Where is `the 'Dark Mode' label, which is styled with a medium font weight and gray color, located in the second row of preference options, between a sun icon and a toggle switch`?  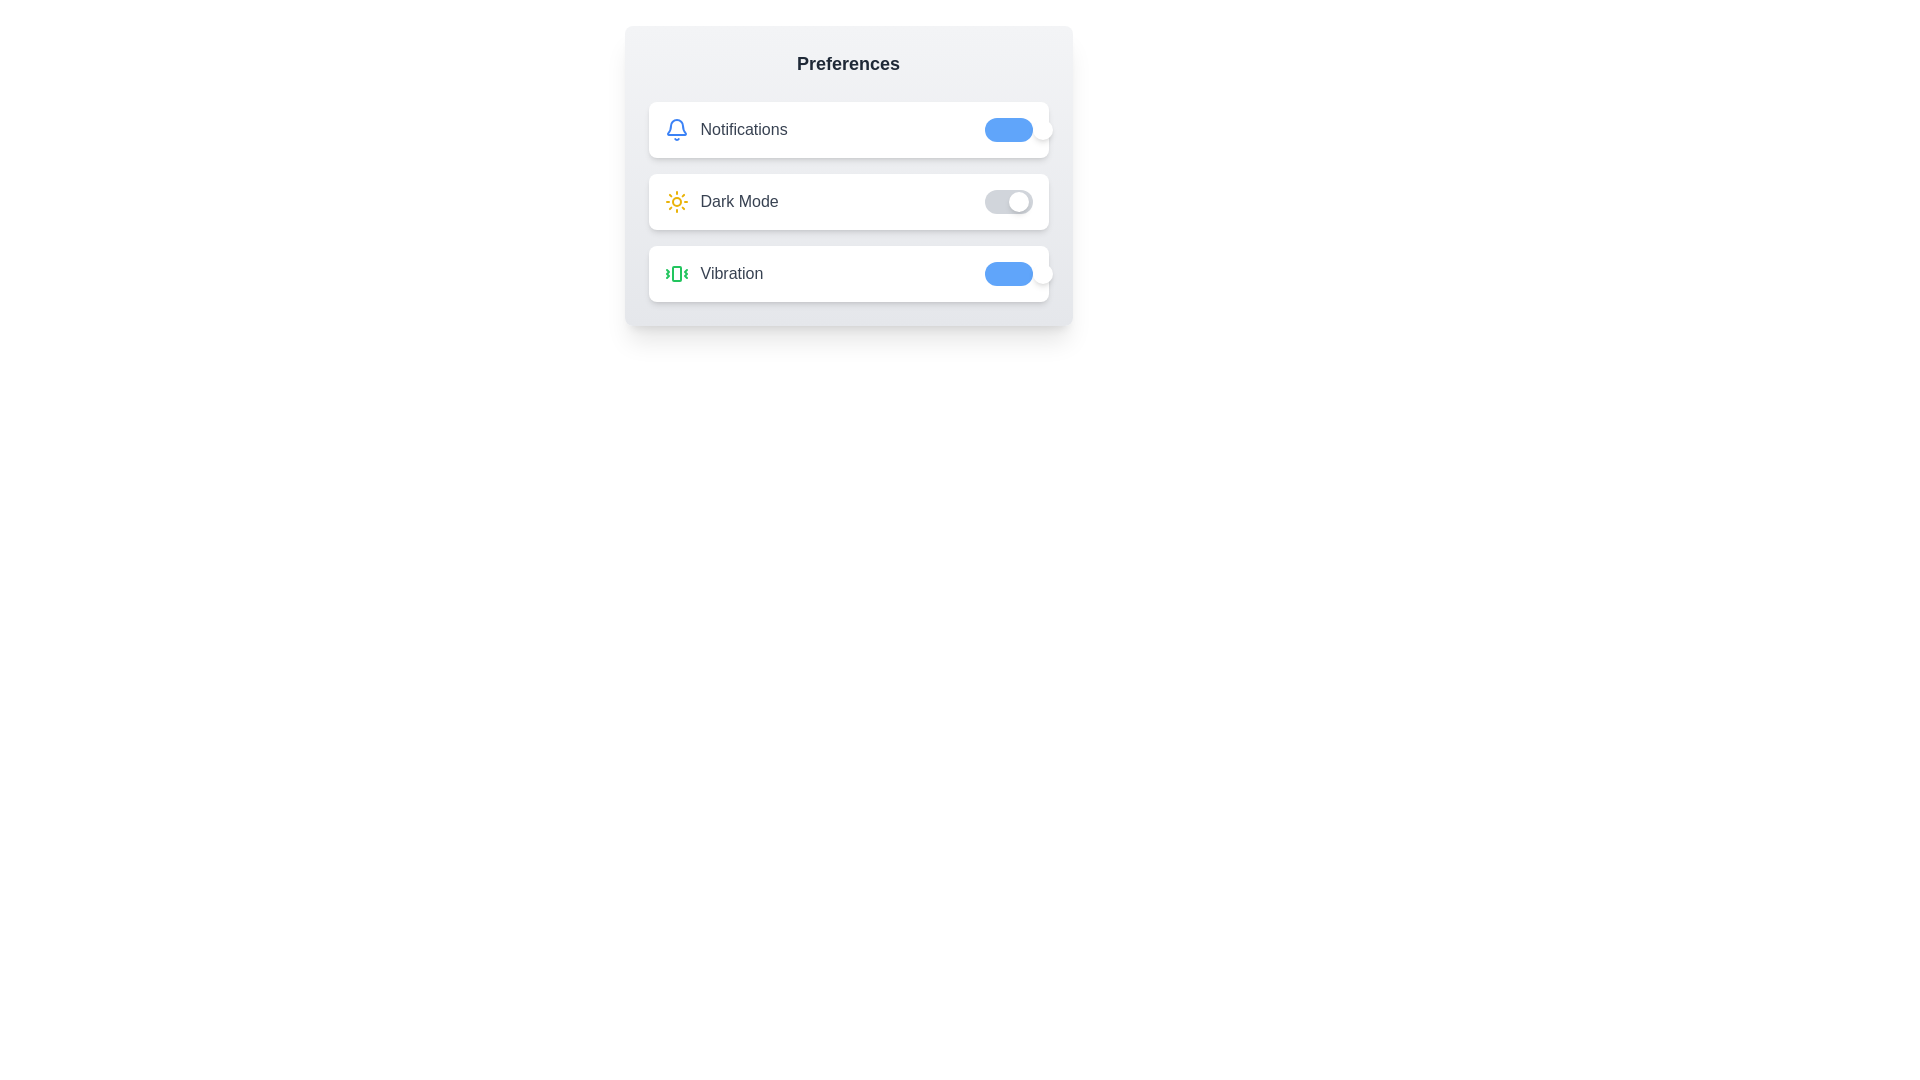
the 'Dark Mode' label, which is styled with a medium font weight and gray color, located in the second row of preference options, between a sun icon and a toggle switch is located at coordinates (738, 201).